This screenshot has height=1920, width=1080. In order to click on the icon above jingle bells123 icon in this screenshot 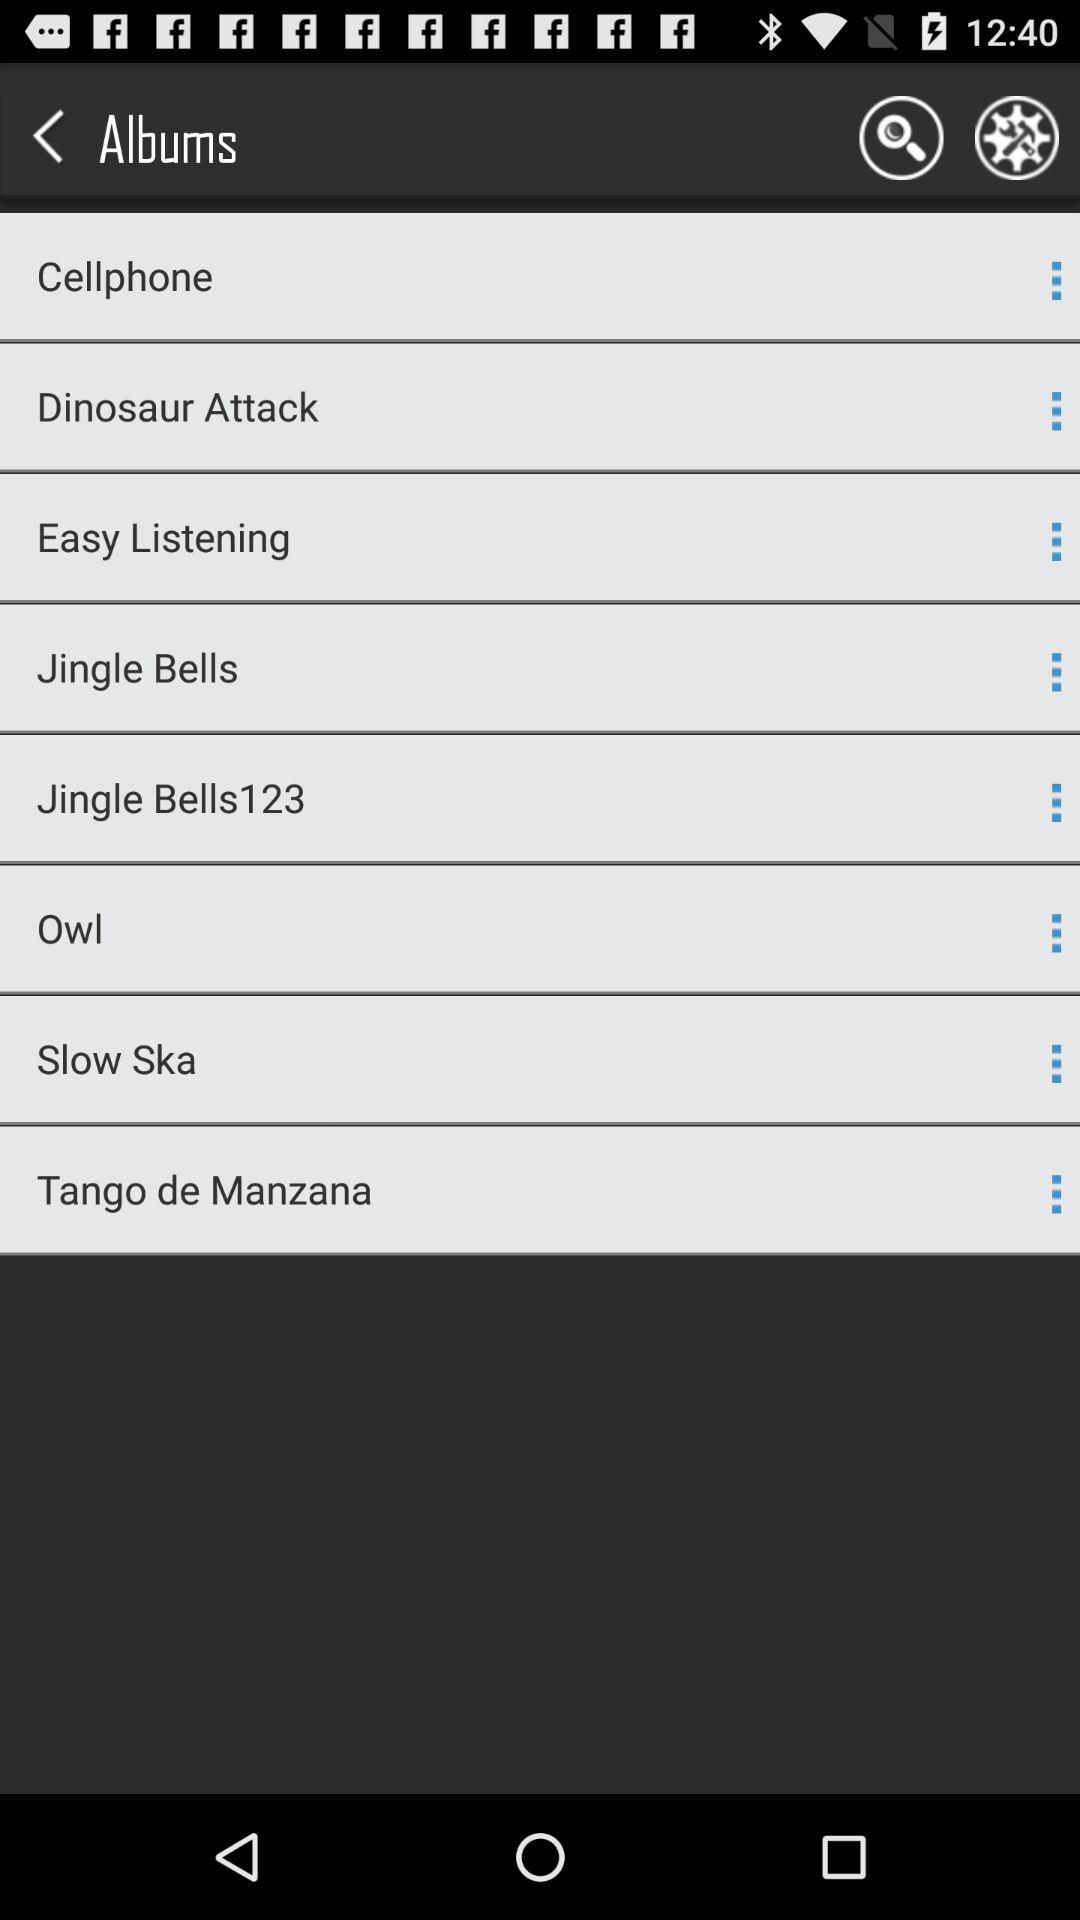, I will do `click(540, 731)`.